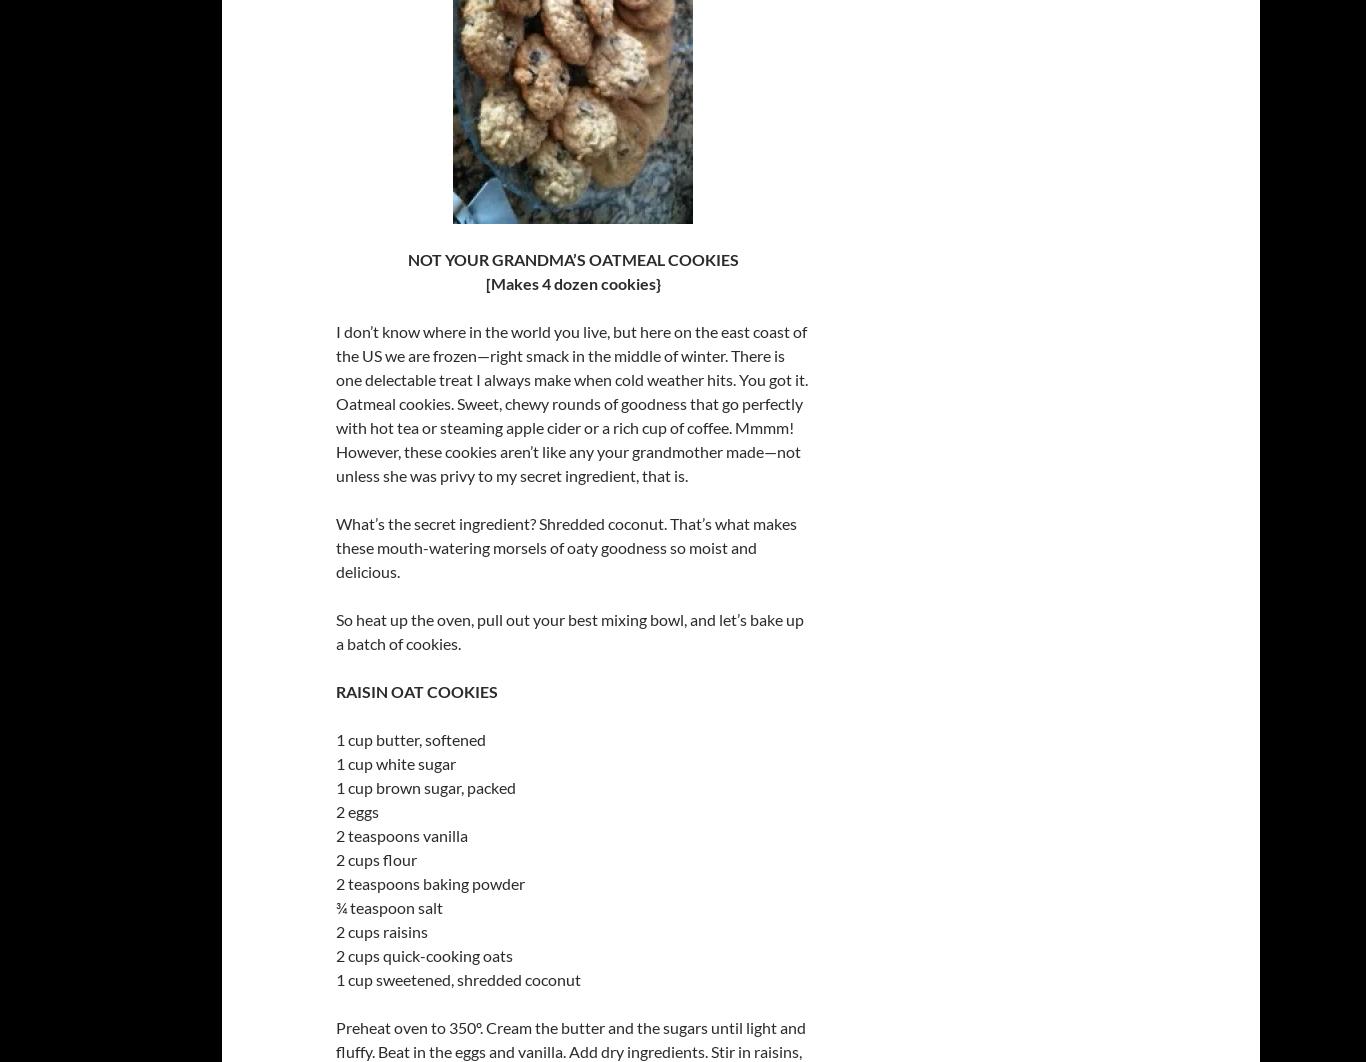 This screenshot has height=1062, width=1366. What do you see at coordinates (566, 547) in the screenshot?
I see `'What’s the secret ingredient? Shredded coconut. That’s what makes these mouth-watering morsels of oaty goodness so moist and delicious.'` at bounding box center [566, 547].